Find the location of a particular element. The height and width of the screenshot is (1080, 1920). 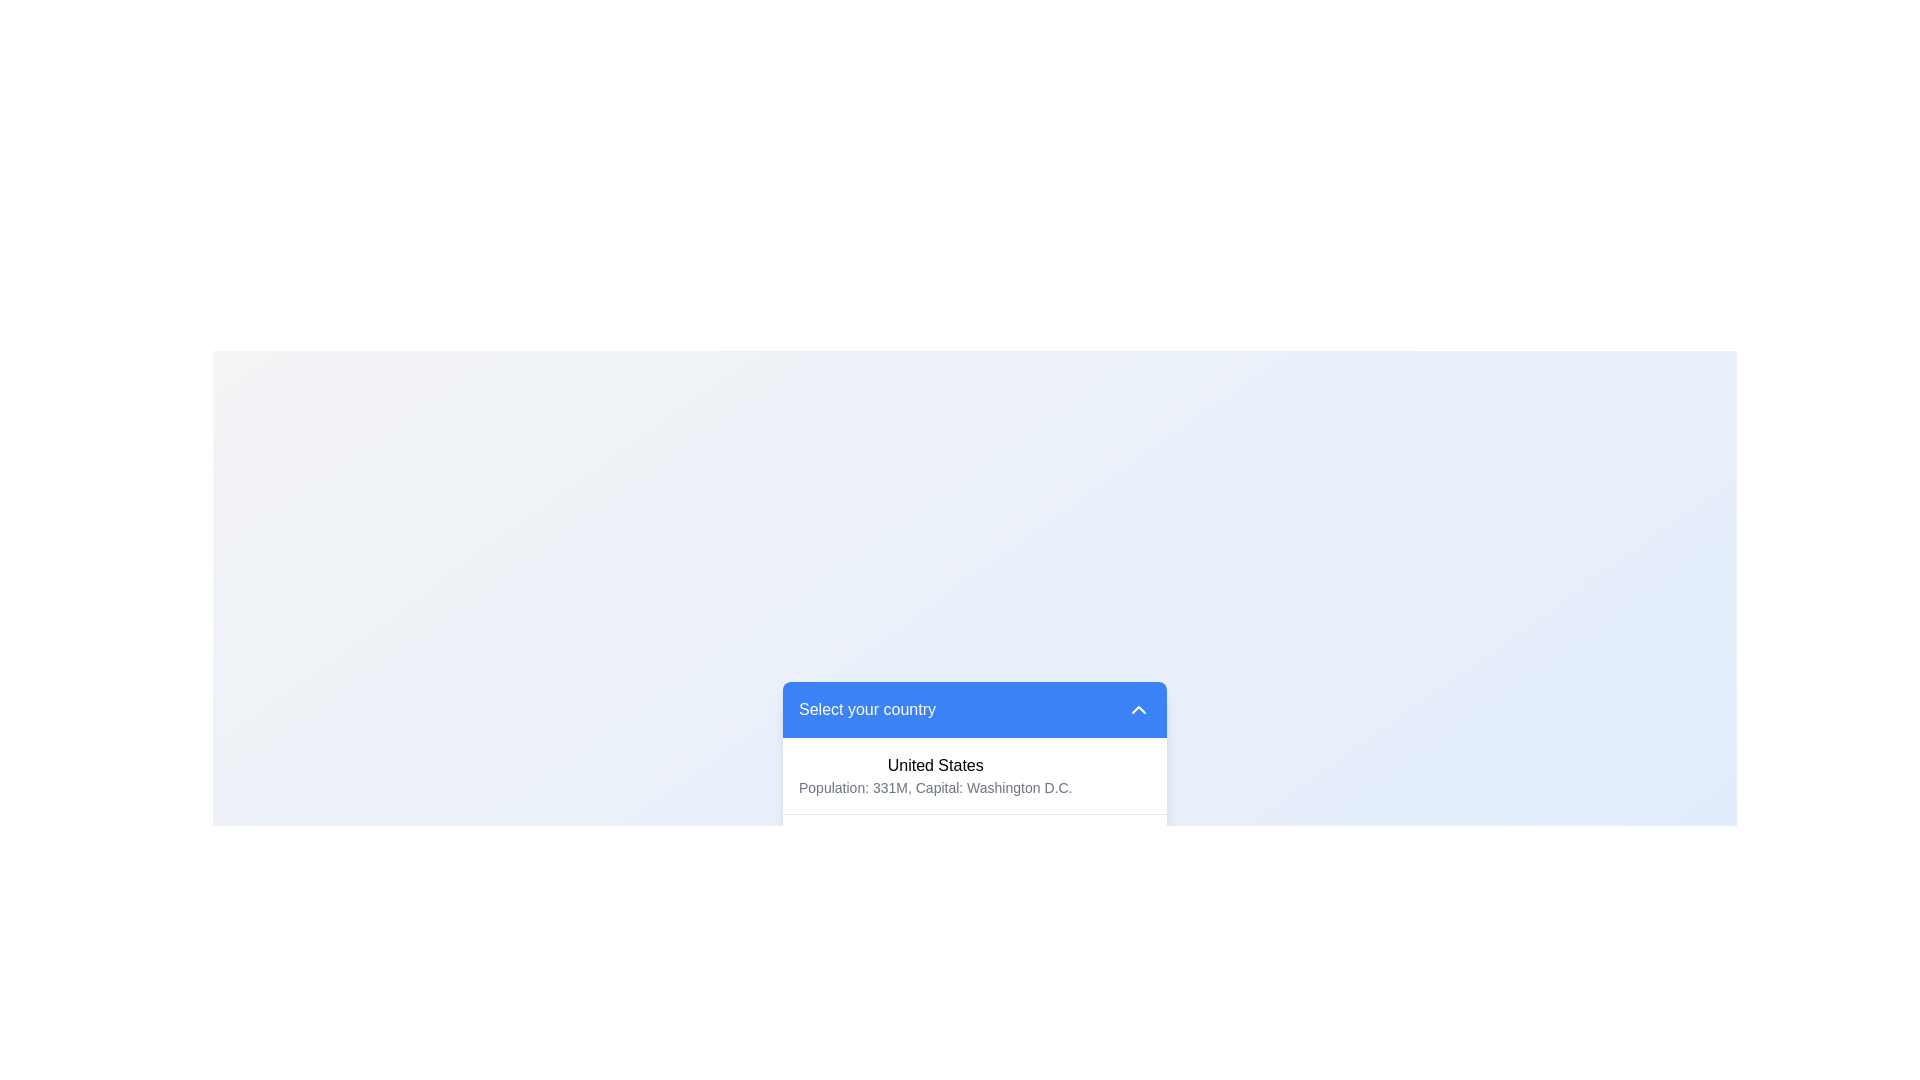

the 'United States' text block located in the upper section of the dropdown box under the title 'Select your country' is located at coordinates (934, 765).